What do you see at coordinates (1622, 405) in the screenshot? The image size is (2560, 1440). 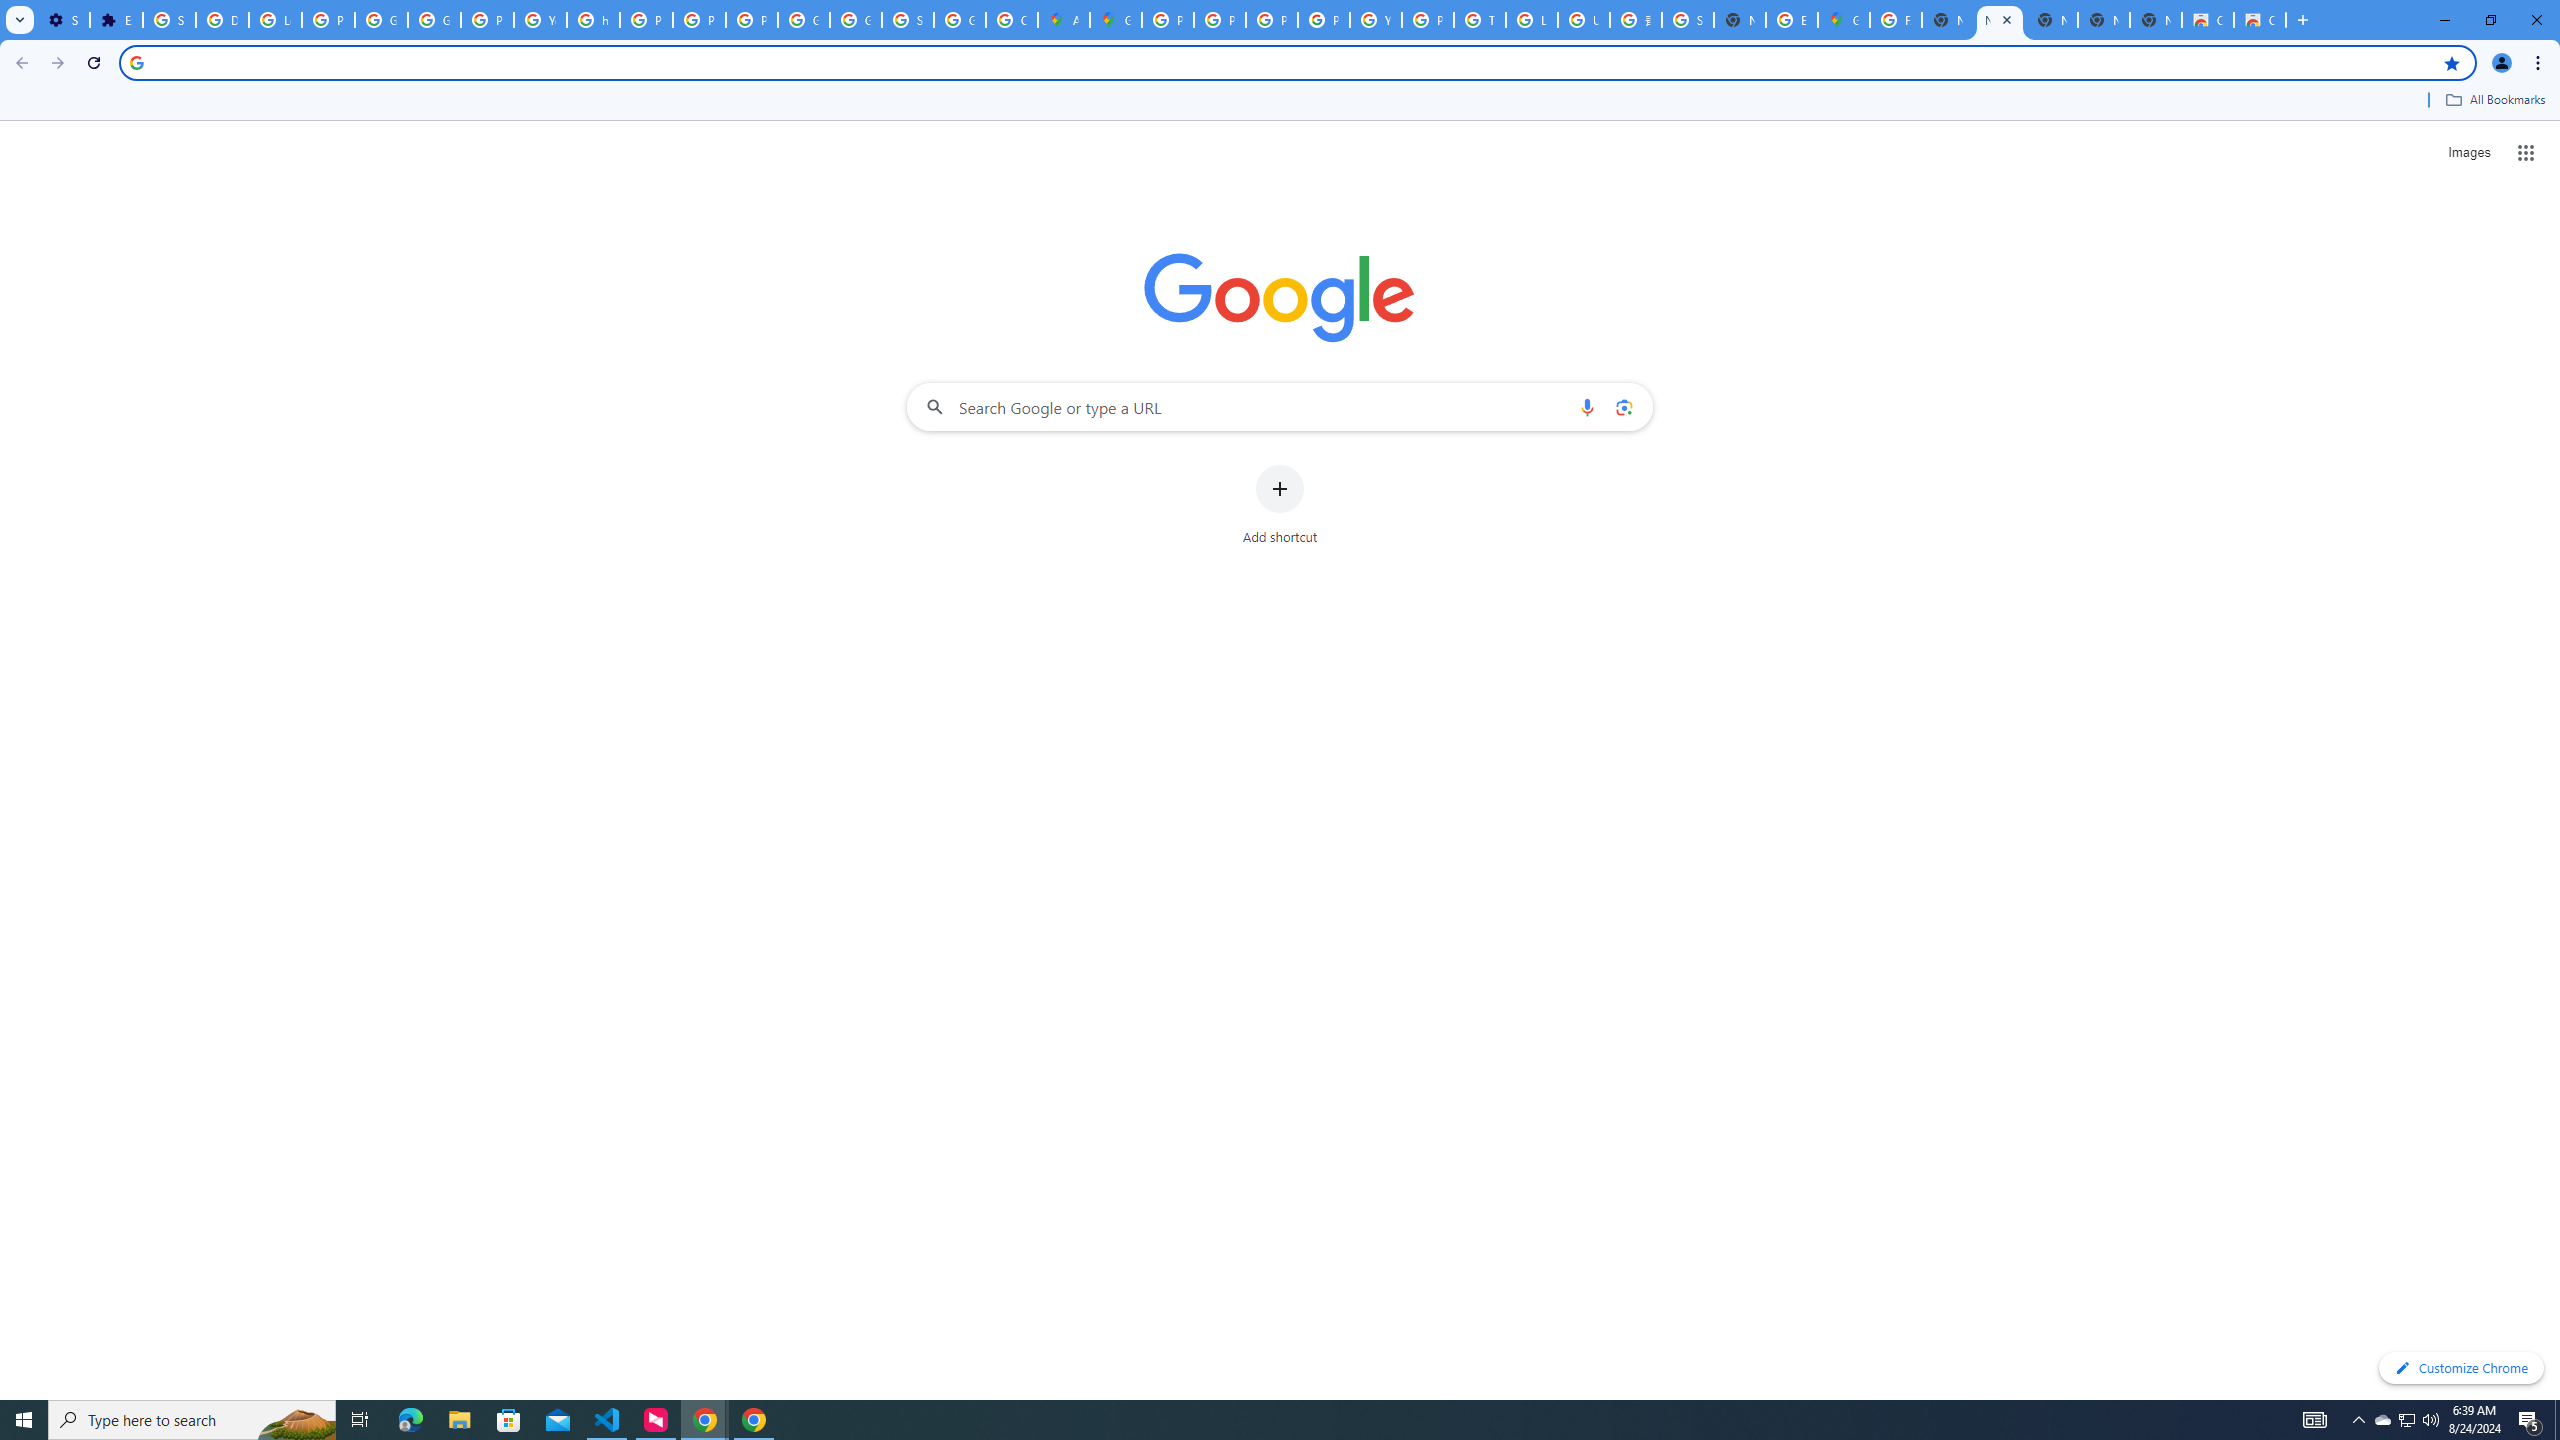 I see `'Search by image'` at bounding box center [1622, 405].